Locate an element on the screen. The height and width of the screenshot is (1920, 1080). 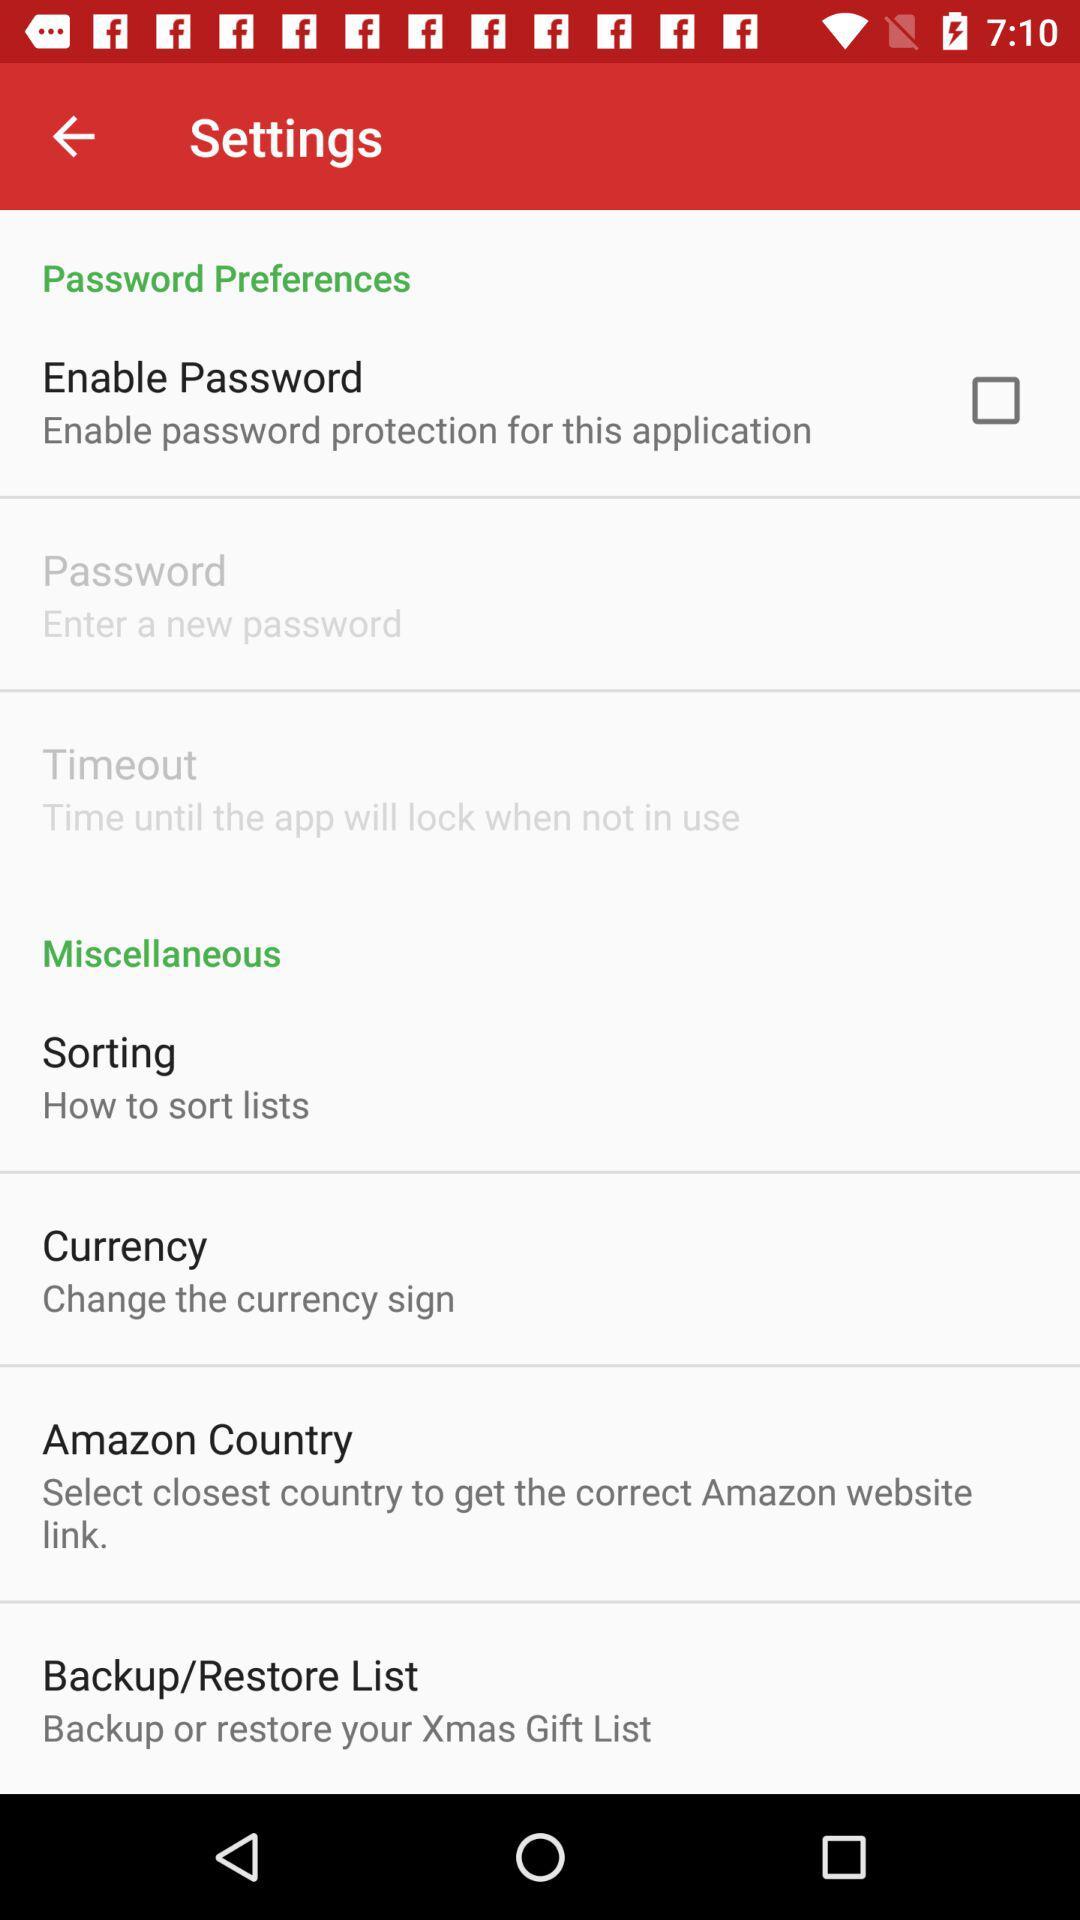
the item below currency icon is located at coordinates (247, 1297).